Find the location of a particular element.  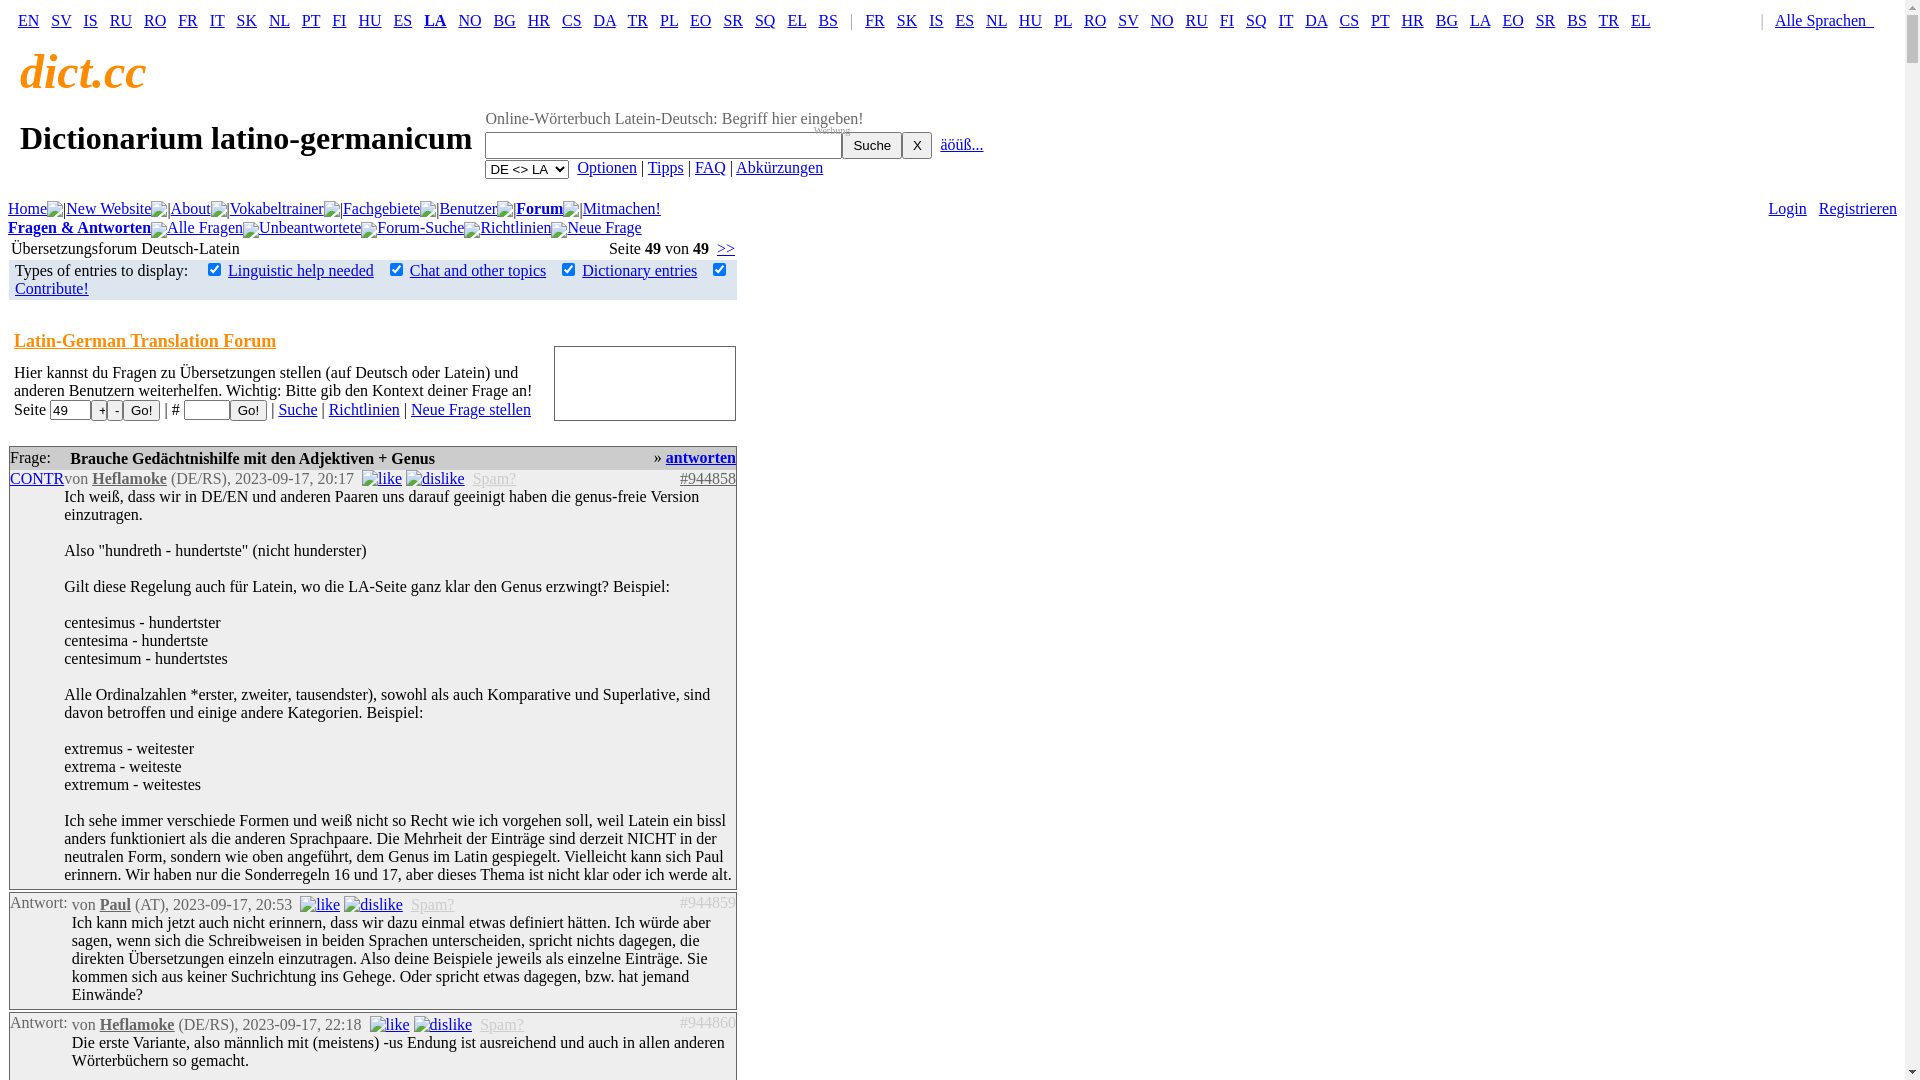

'SV' is located at coordinates (1128, 20).